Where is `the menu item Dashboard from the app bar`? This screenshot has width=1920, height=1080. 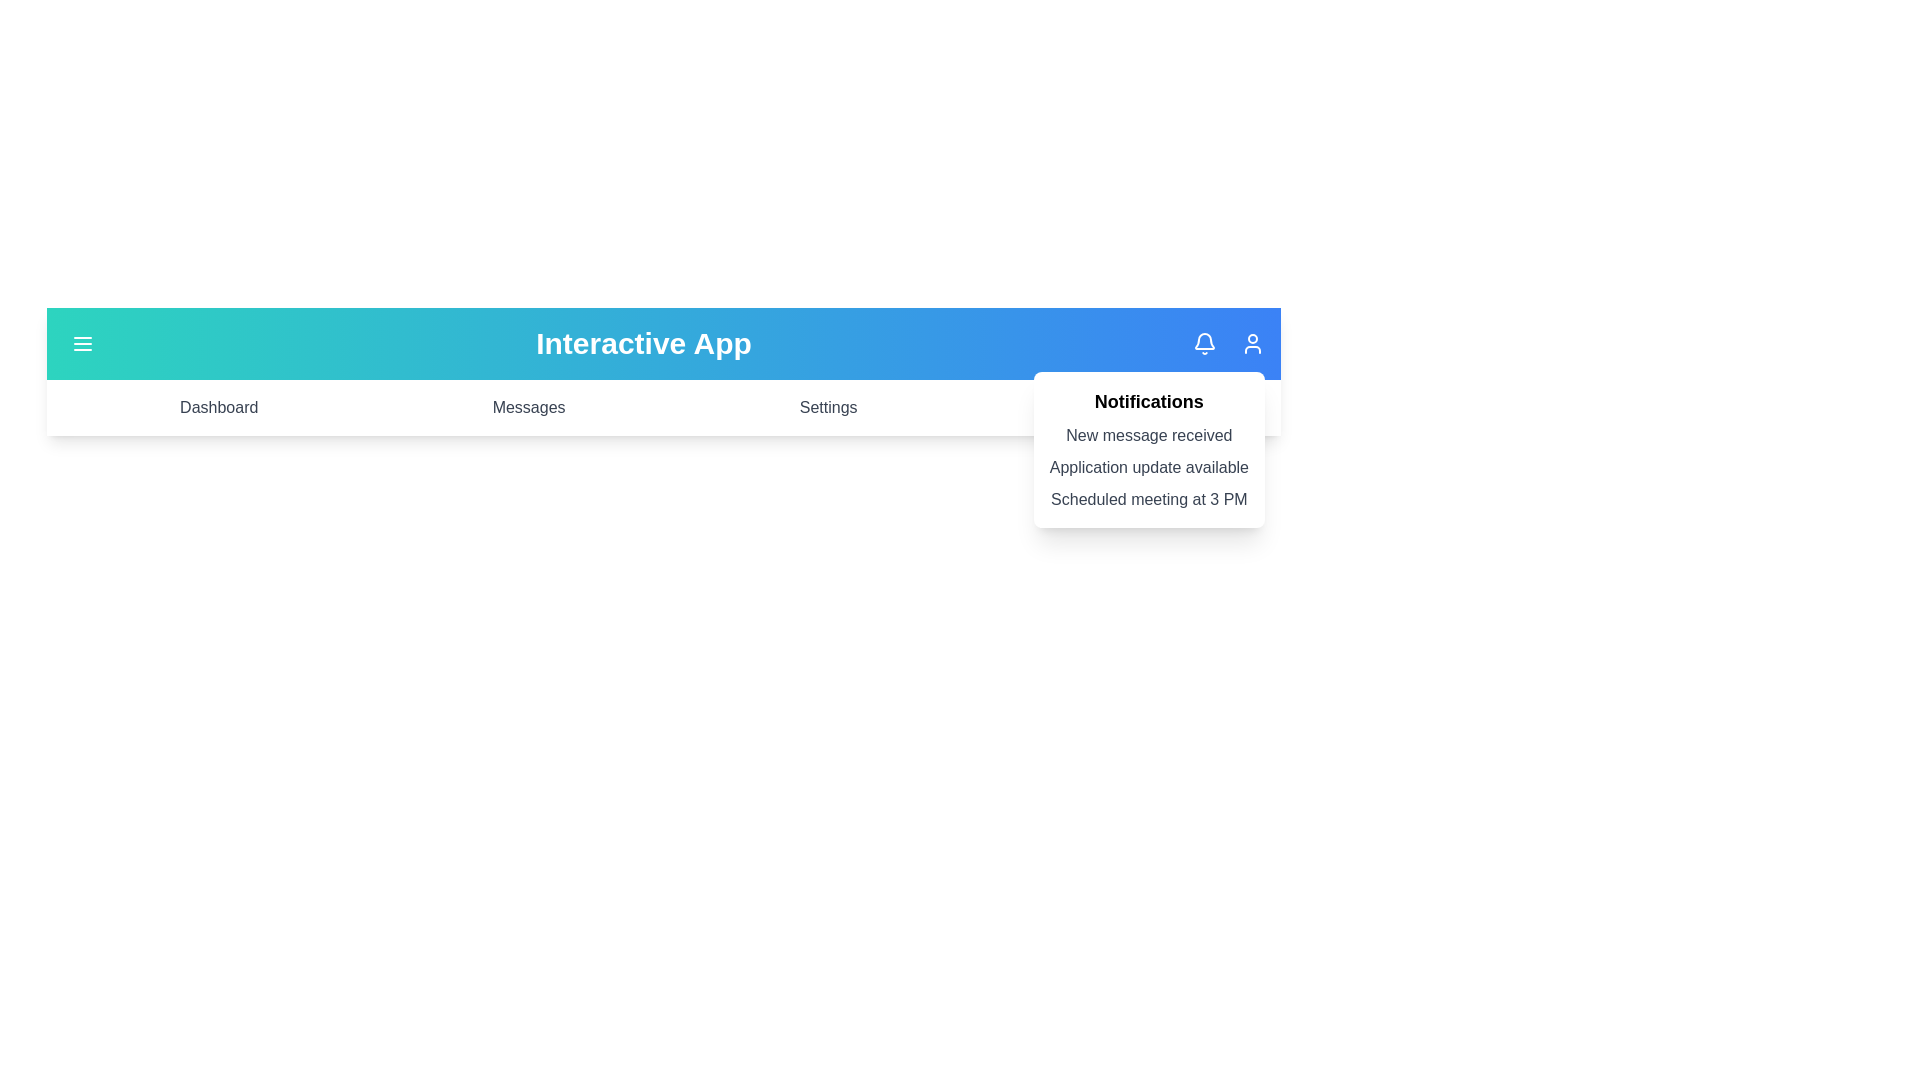 the menu item Dashboard from the app bar is located at coordinates (219, 407).